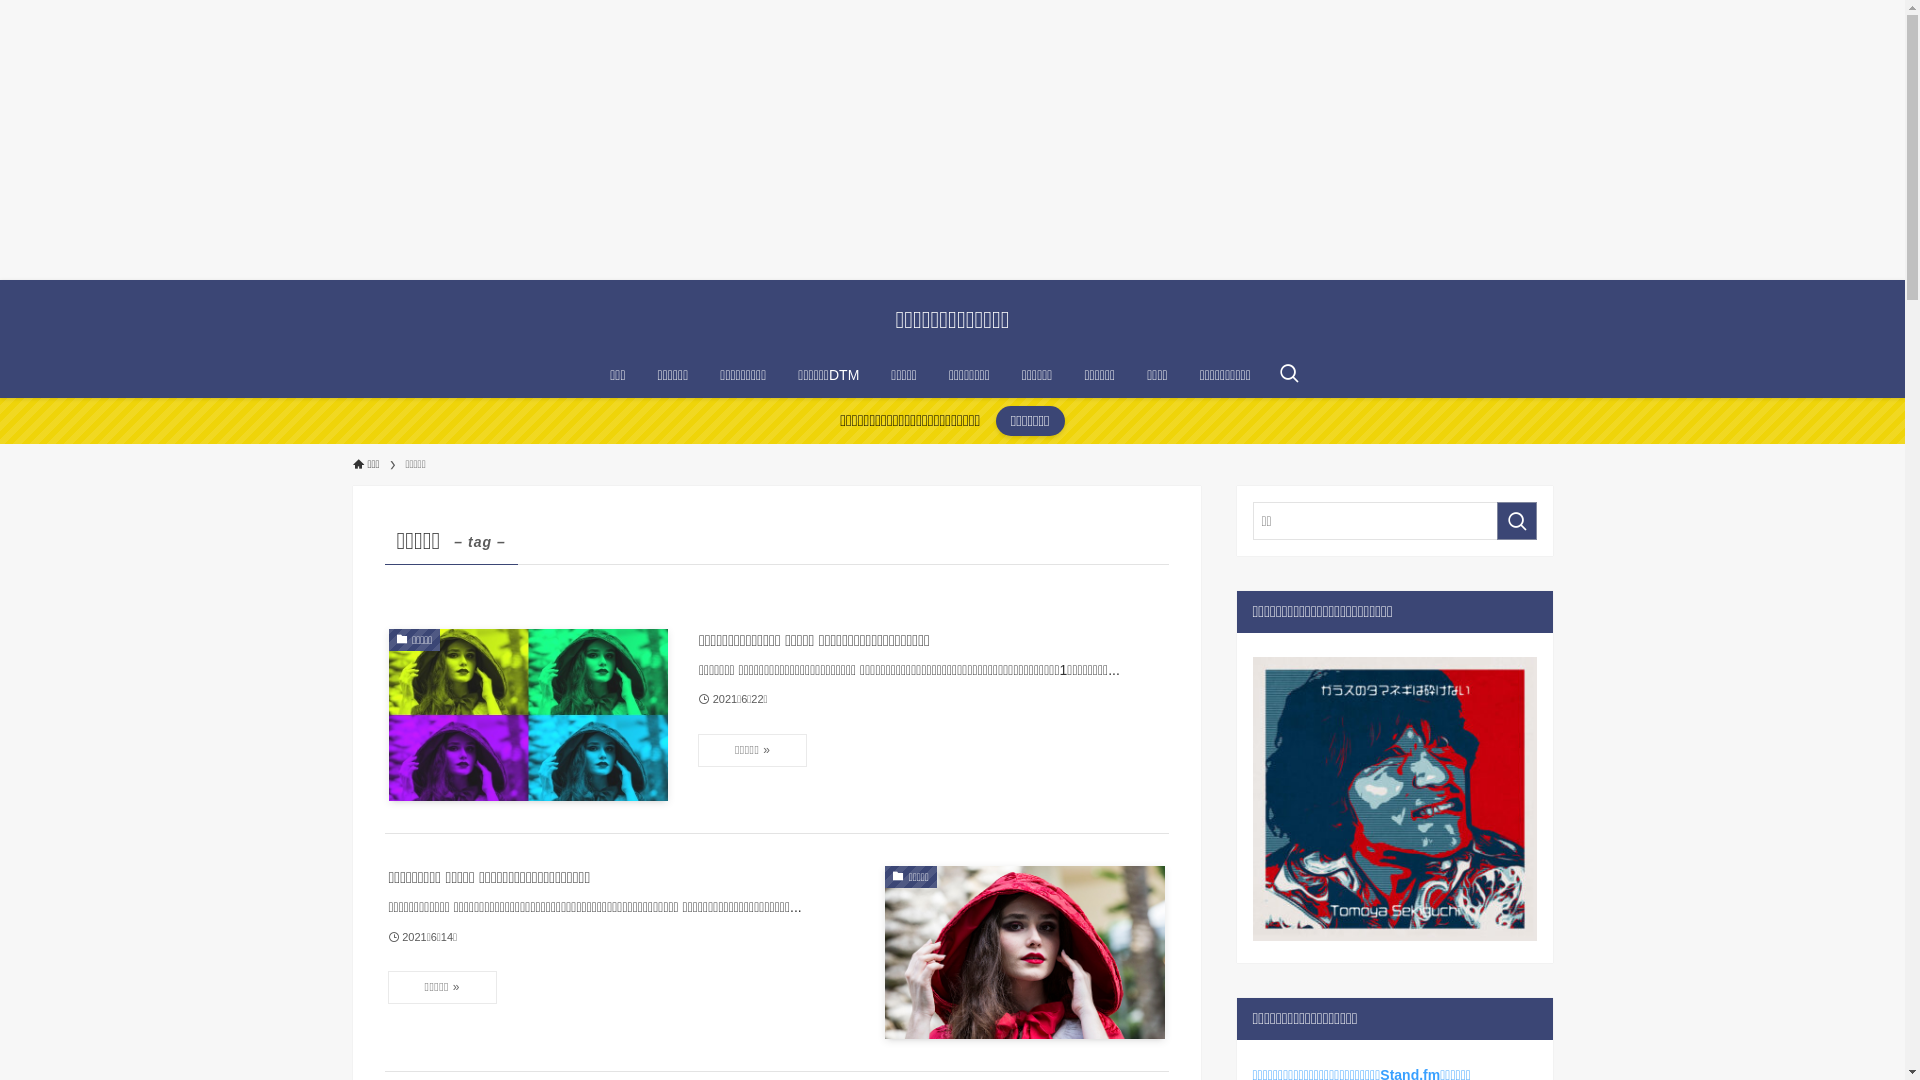  Describe the element at coordinates (0, 138) in the screenshot. I see `'Advertisement'` at that location.